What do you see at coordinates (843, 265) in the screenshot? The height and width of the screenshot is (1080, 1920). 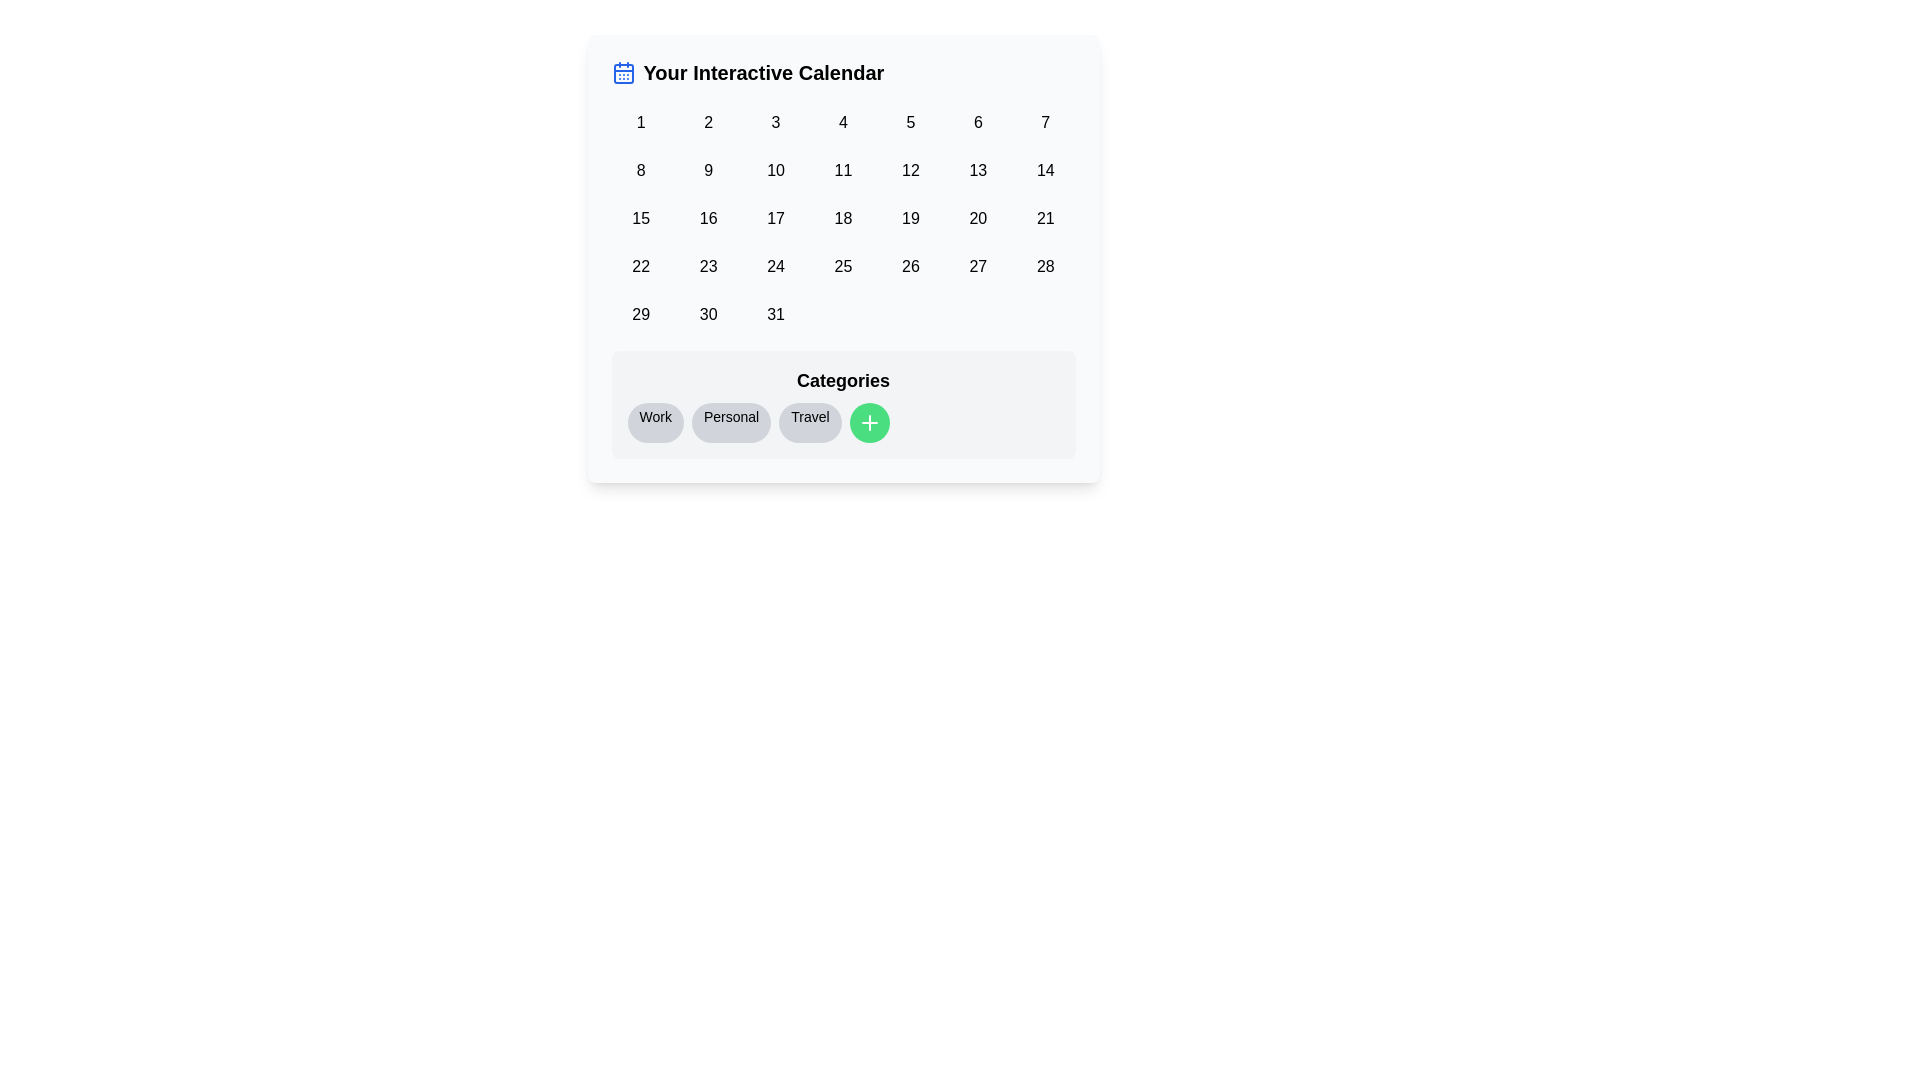 I see `the clickable calendar day button representing the 25th day in the calendar grid layout` at bounding box center [843, 265].